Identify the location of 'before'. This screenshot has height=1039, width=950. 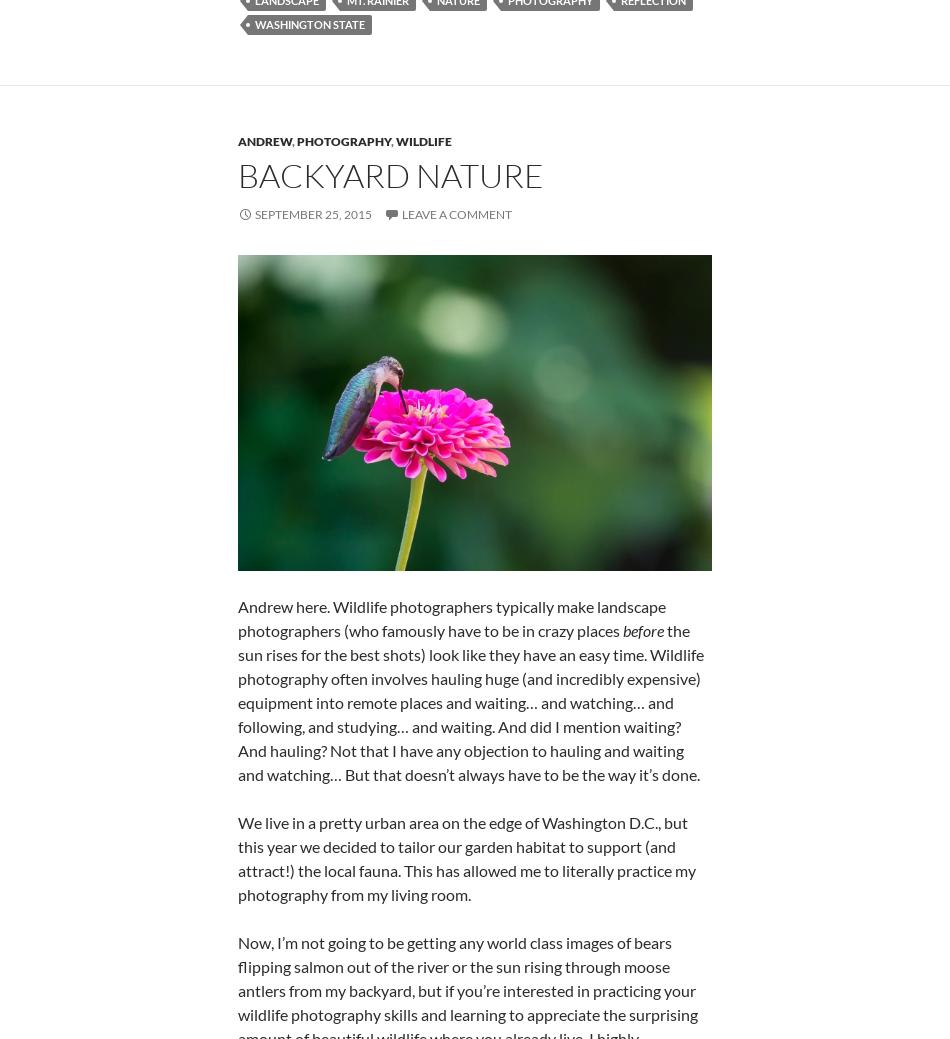
(643, 629).